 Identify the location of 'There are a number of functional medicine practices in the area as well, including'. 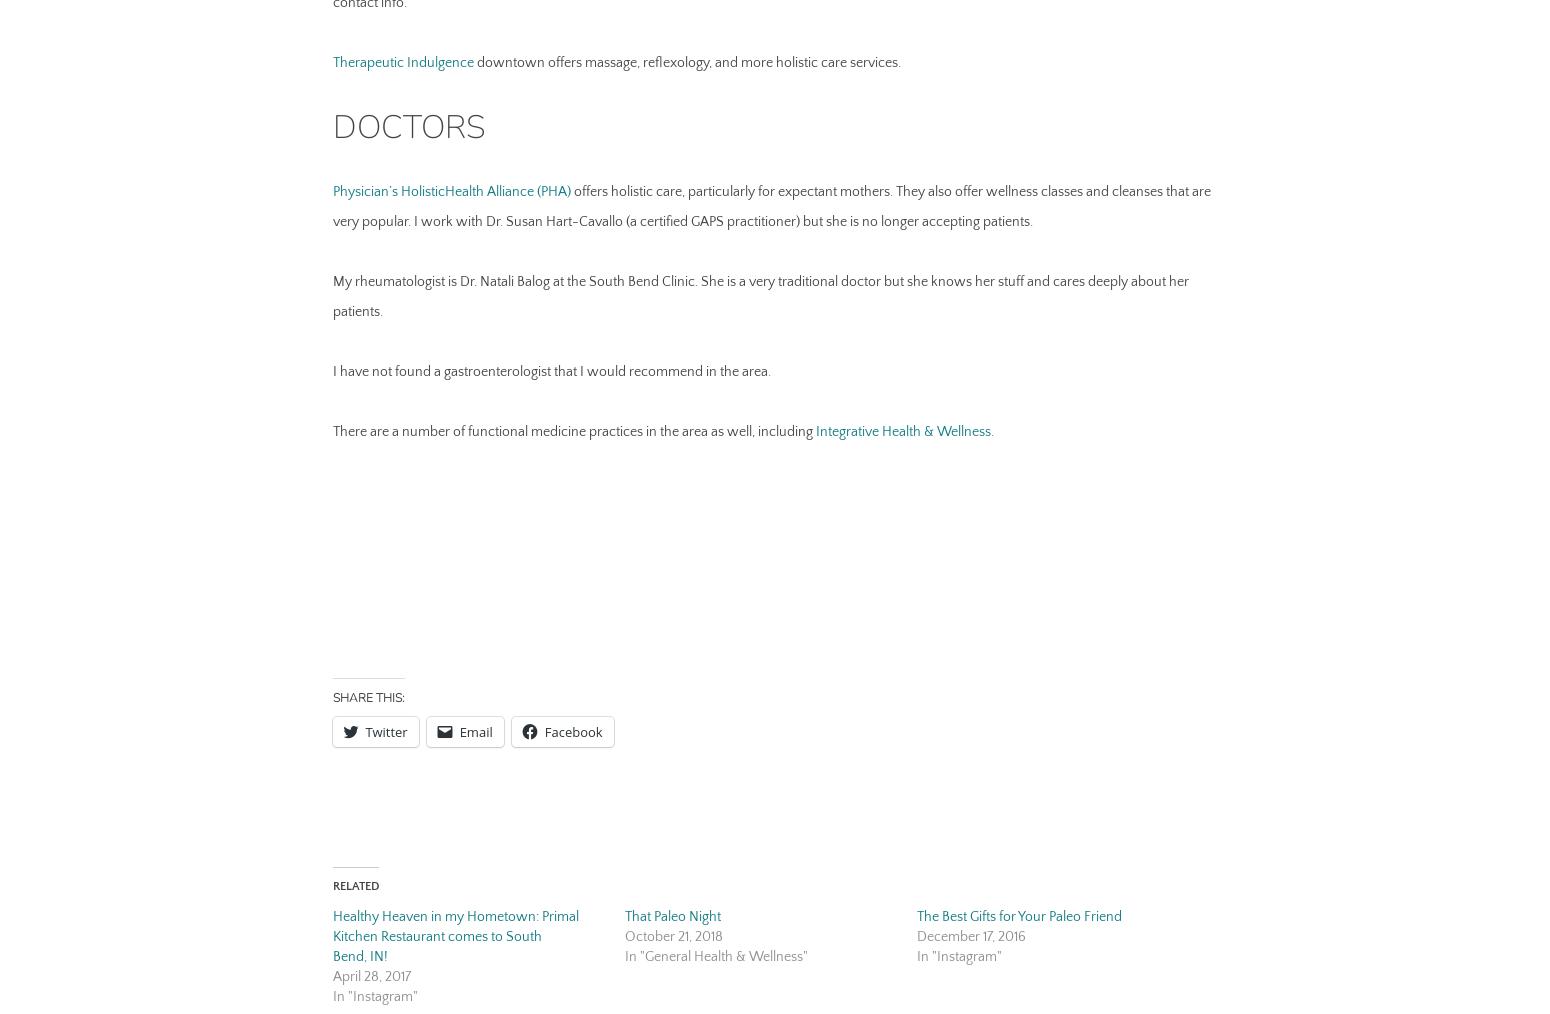
(331, 430).